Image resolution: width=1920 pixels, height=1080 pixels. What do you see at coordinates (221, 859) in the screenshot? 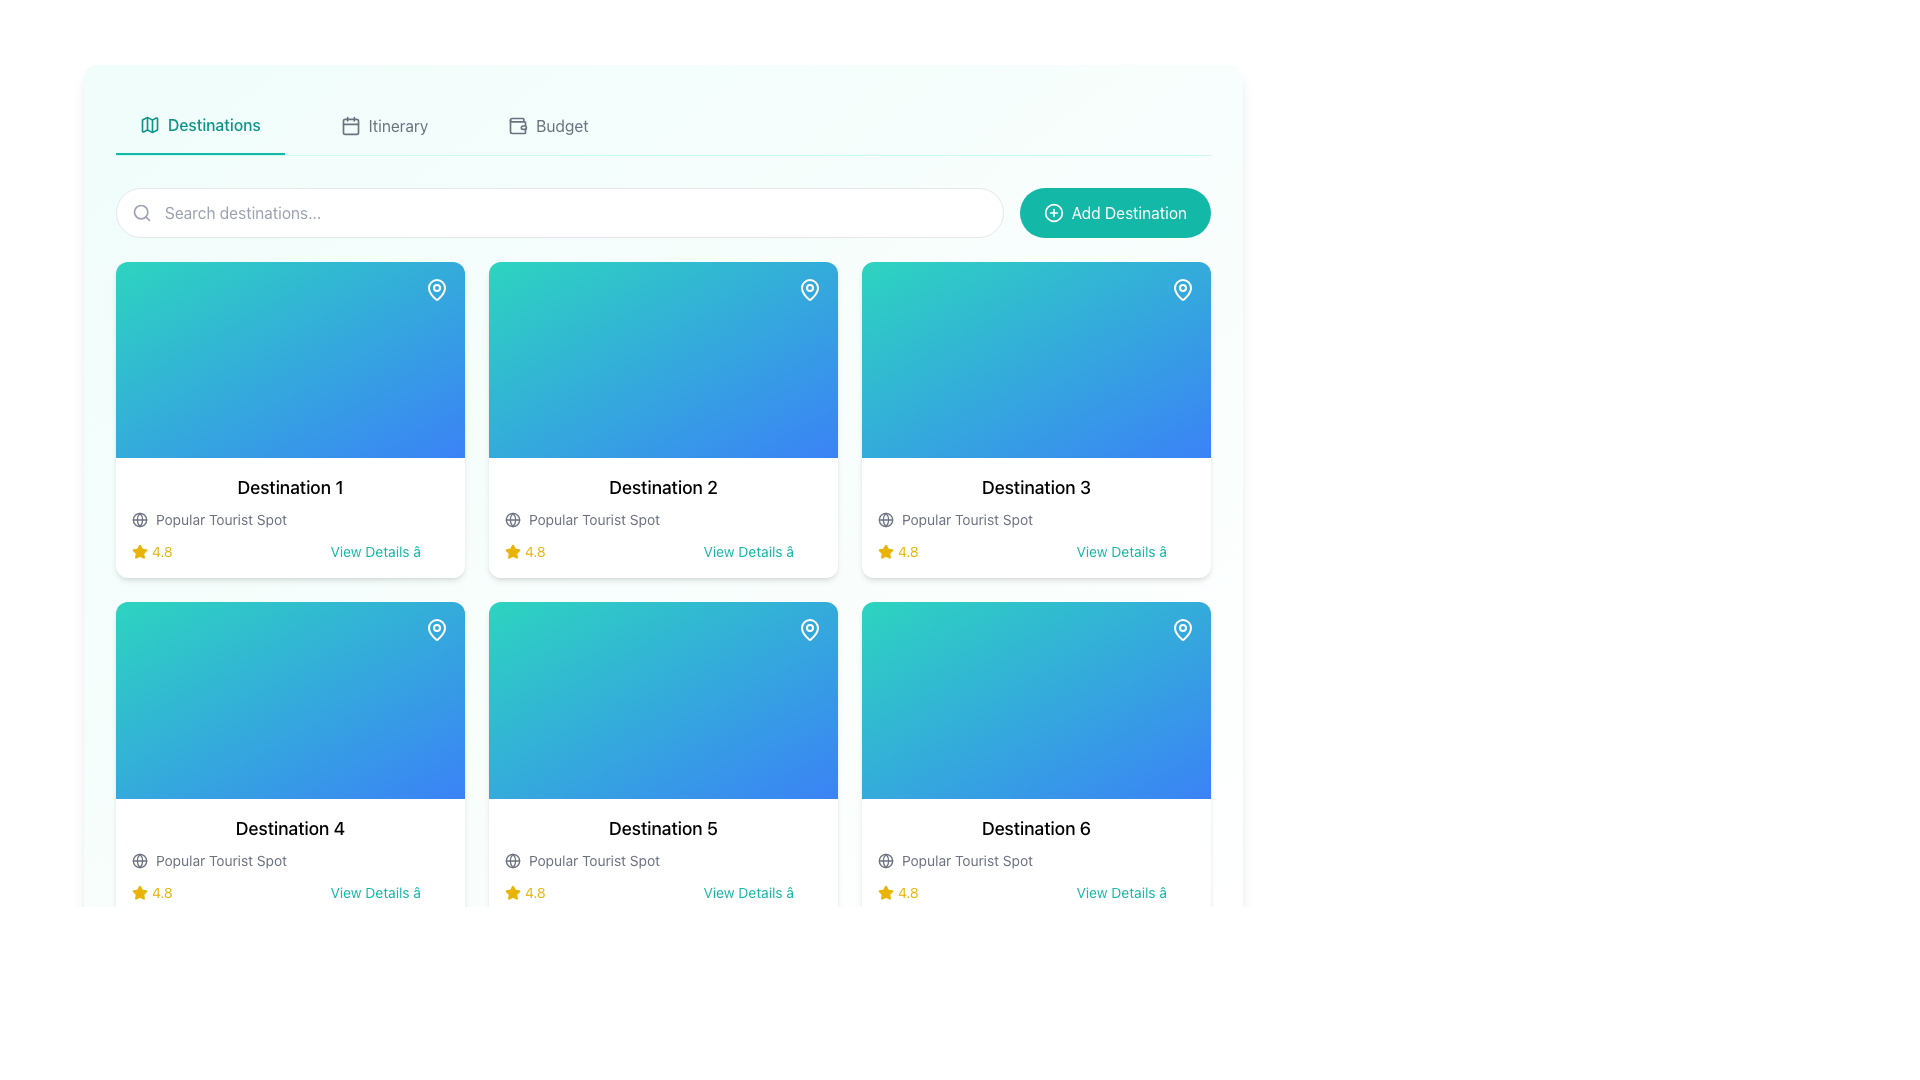
I see `the static text label 'Popular Tourist Spot' which is styled in gray and located to the left of the star rating in the lower section of the box for 'Destination 4'` at bounding box center [221, 859].